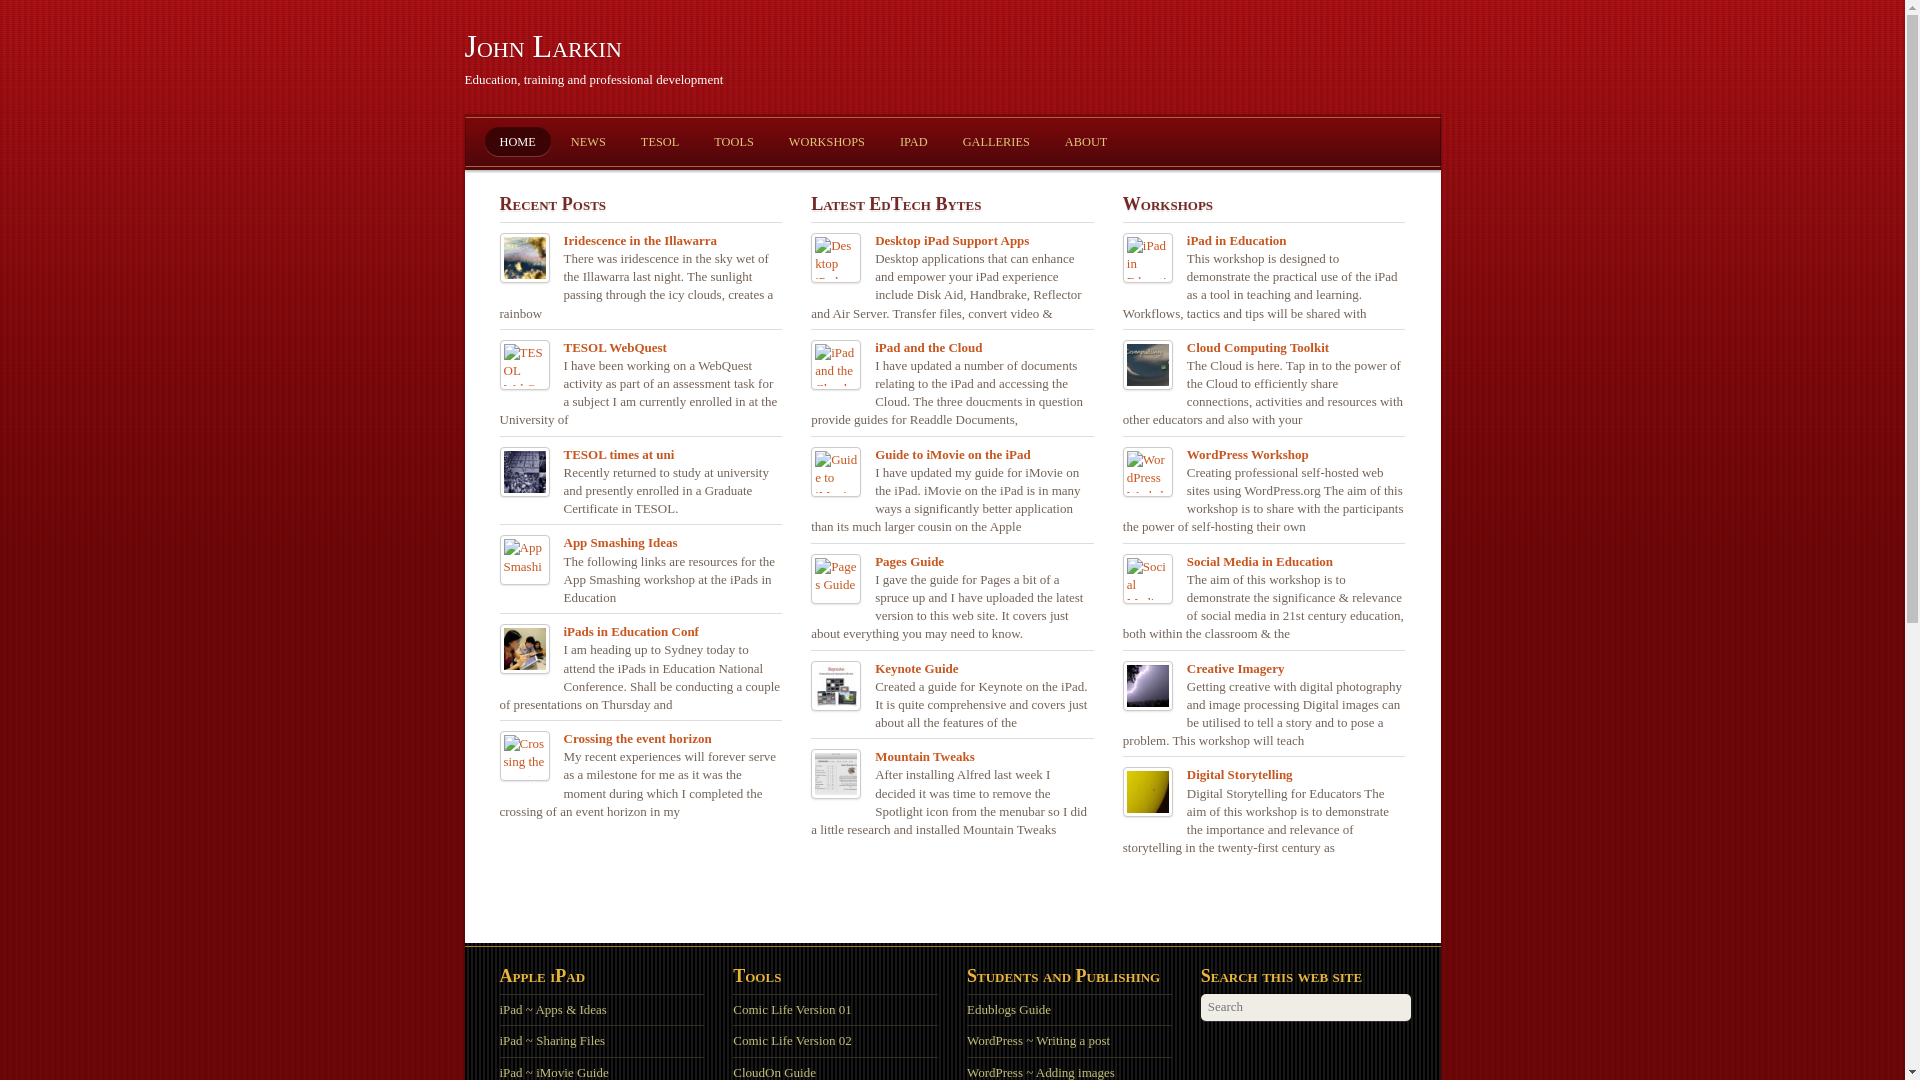  What do you see at coordinates (499, 1039) in the screenshot?
I see `'iPad ~ Sharing Files'` at bounding box center [499, 1039].